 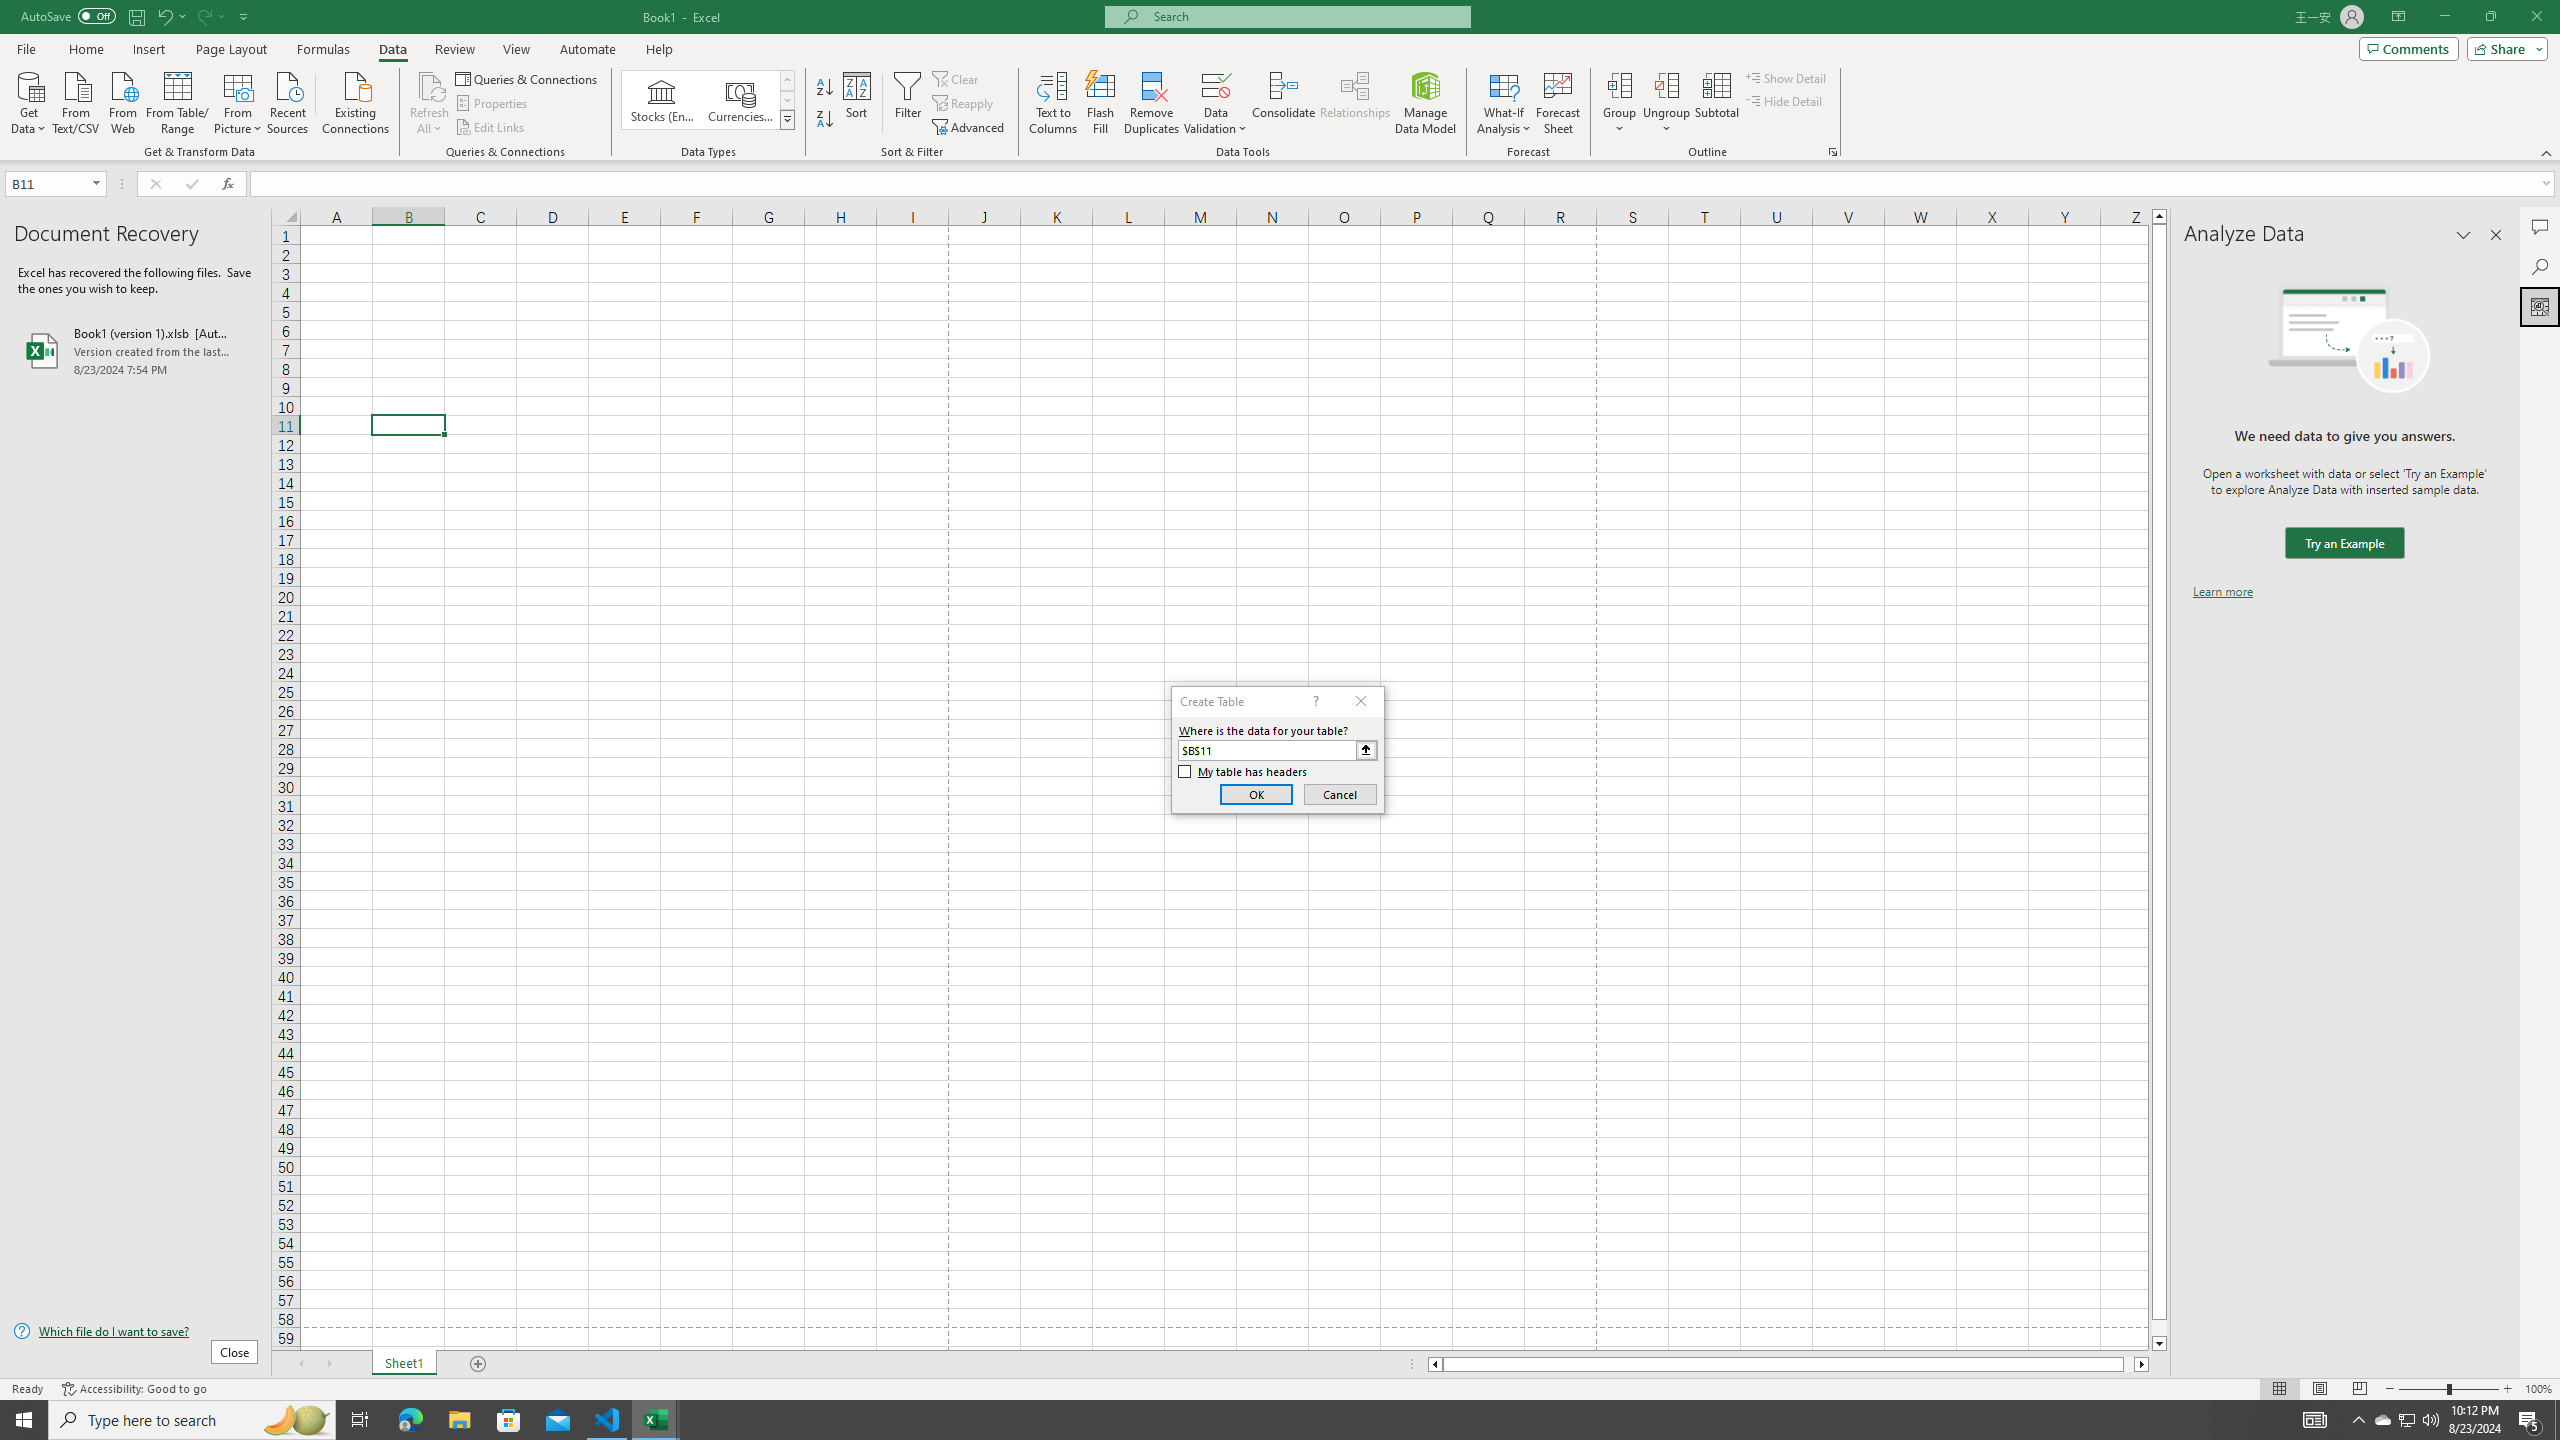 What do you see at coordinates (2502, 47) in the screenshot?
I see `'Share'` at bounding box center [2502, 47].